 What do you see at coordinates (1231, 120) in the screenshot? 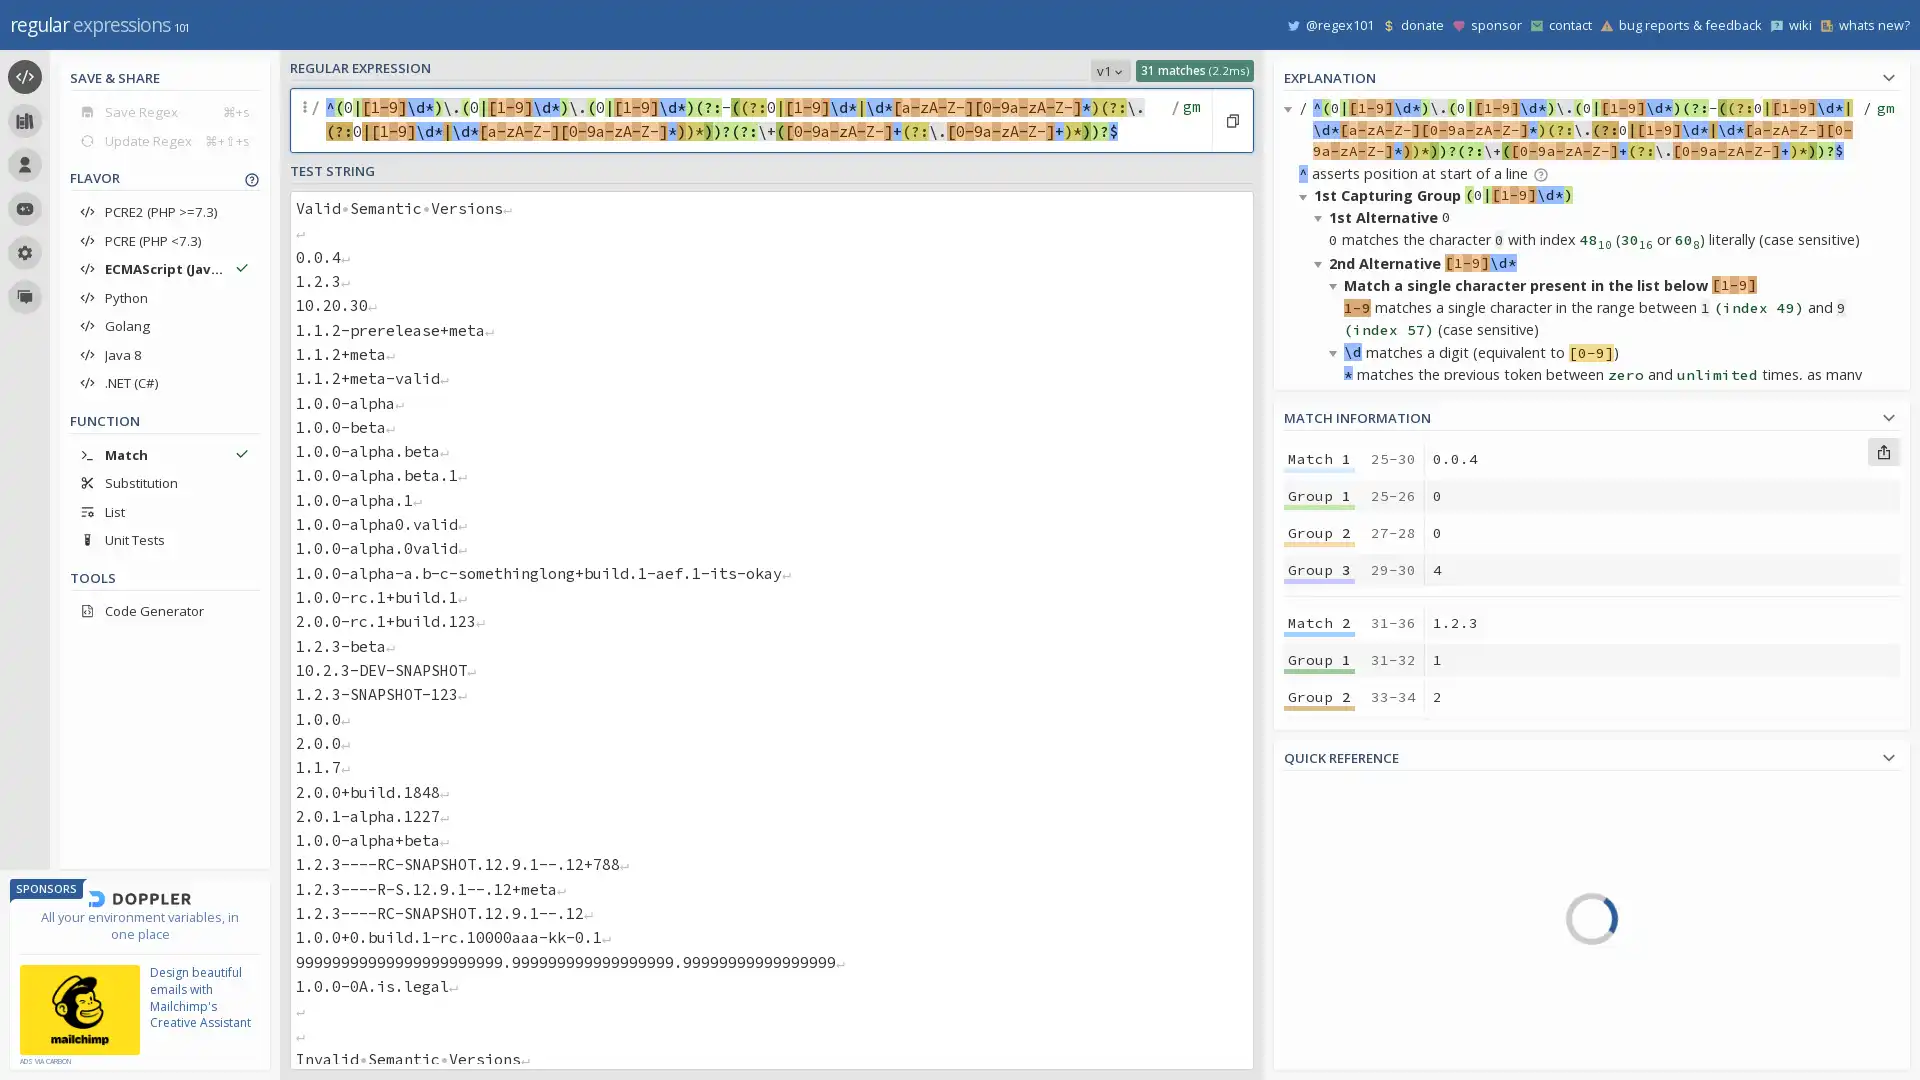
I see `Copy to clipboard` at bounding box center [1231, 120].